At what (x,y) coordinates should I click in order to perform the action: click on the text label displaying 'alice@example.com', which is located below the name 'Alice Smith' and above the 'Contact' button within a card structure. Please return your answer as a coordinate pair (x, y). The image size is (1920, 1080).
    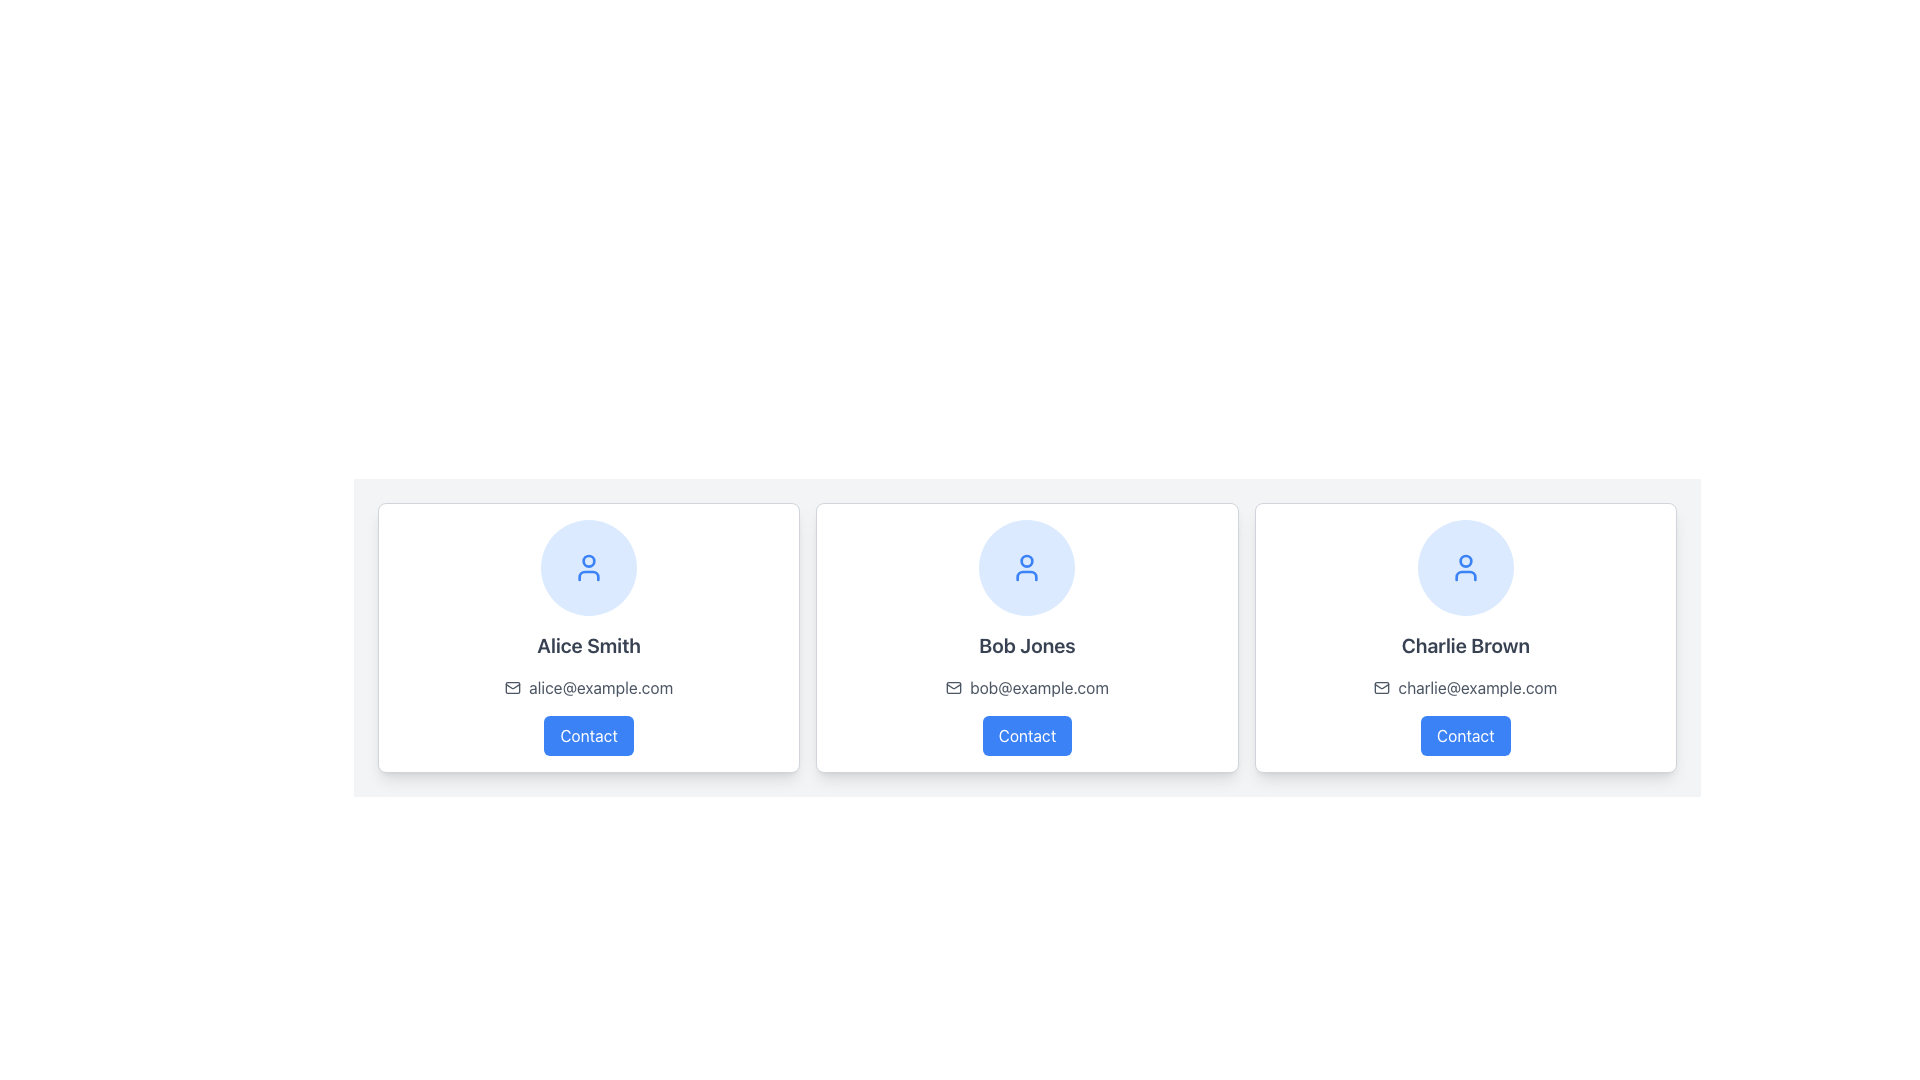
    Looking at the image, I should click on (588, 686).